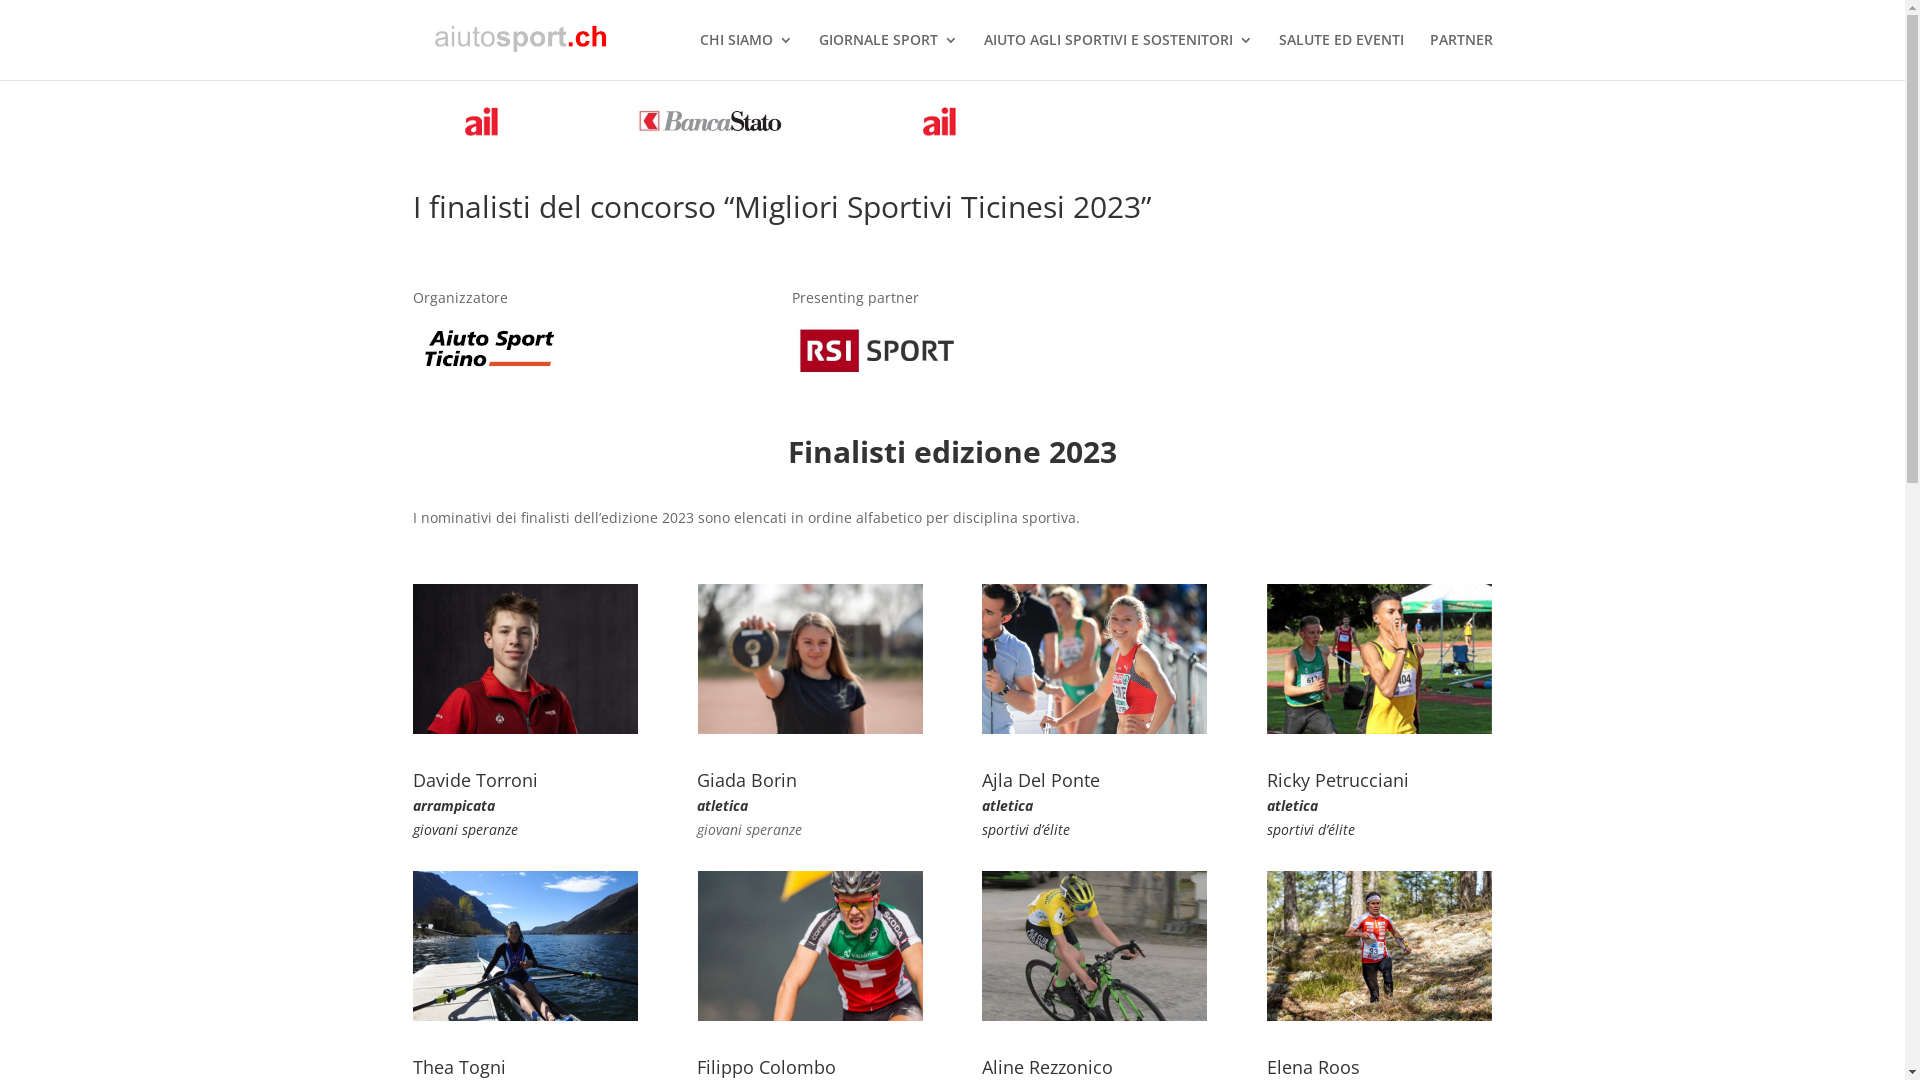 The height and width of the screenshot is (1080, 1920). What do you see at coordinates (1117, 55) in the screenshot?
I see `'AIUTO AGLI SPORTIVI E SOSTENITORI'` at bounding box center [1117, 55].